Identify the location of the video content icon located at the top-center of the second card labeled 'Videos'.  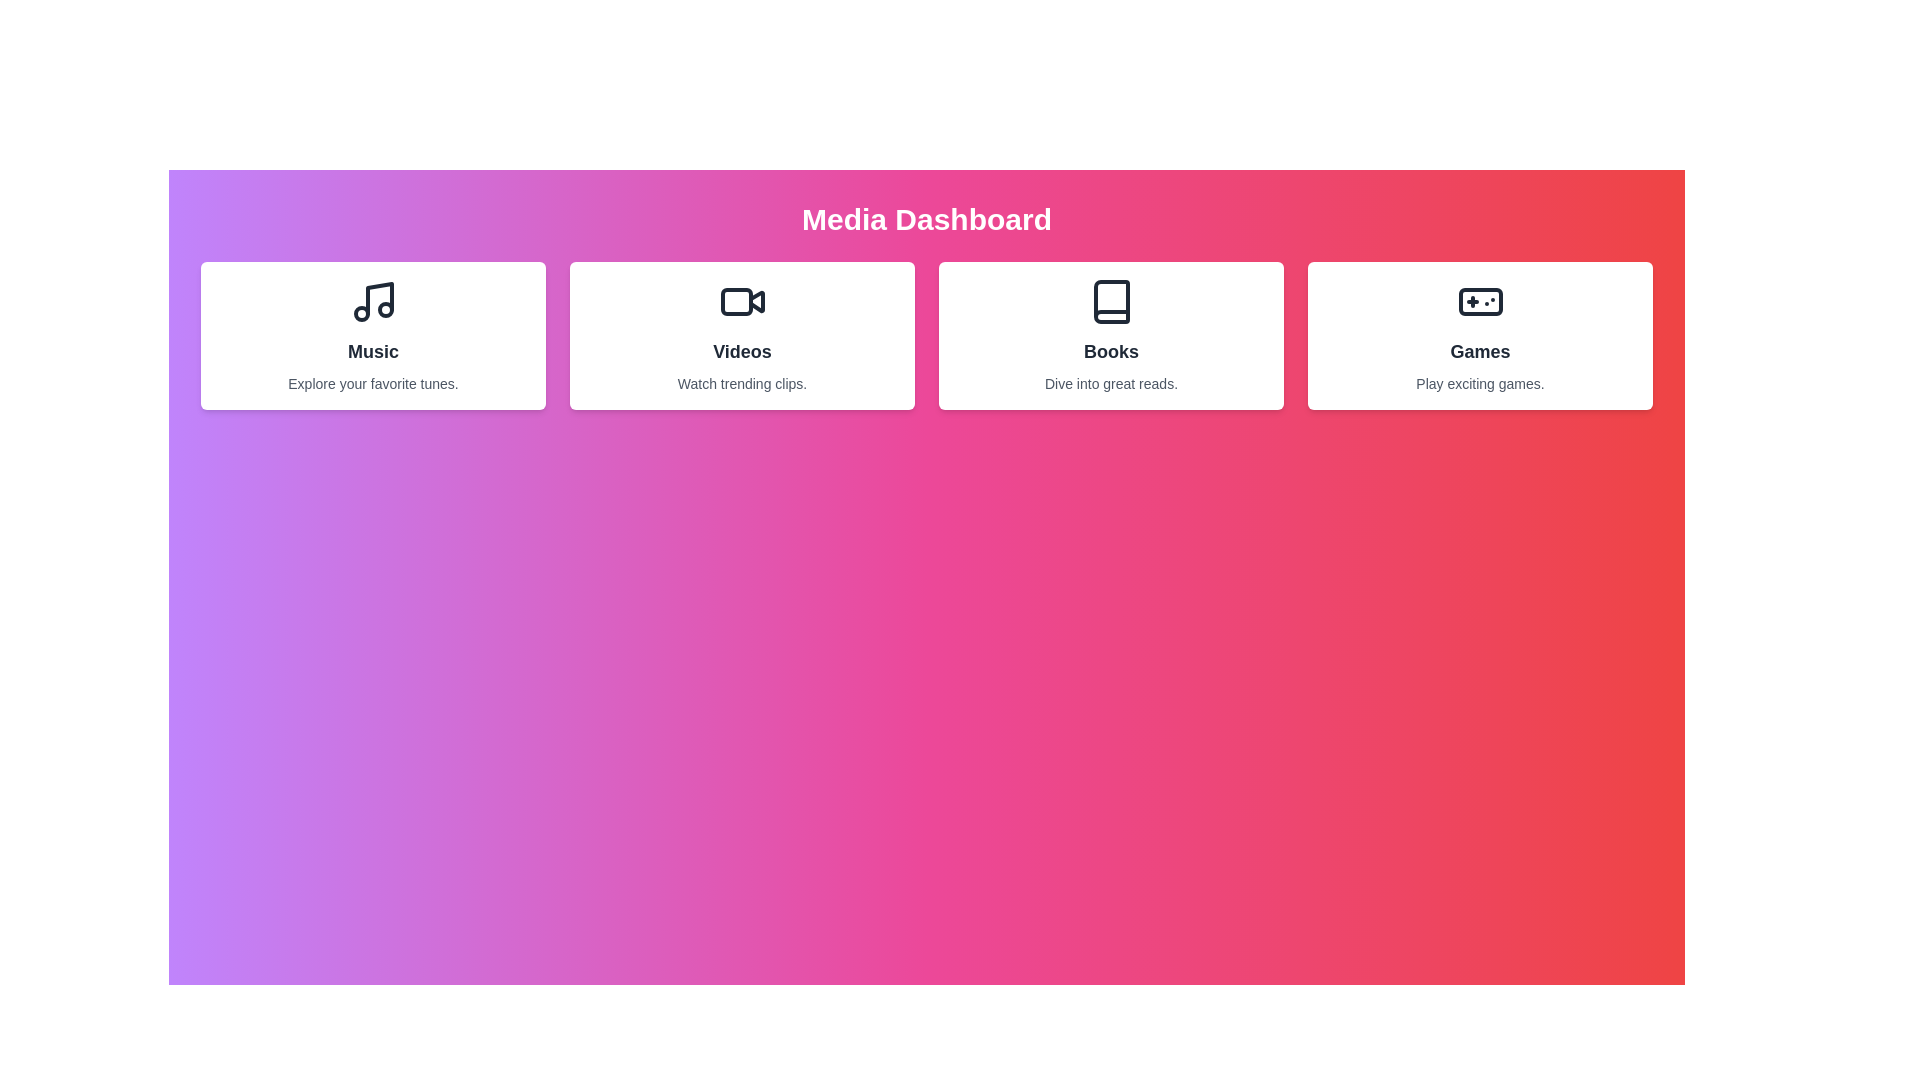
(741, 301).